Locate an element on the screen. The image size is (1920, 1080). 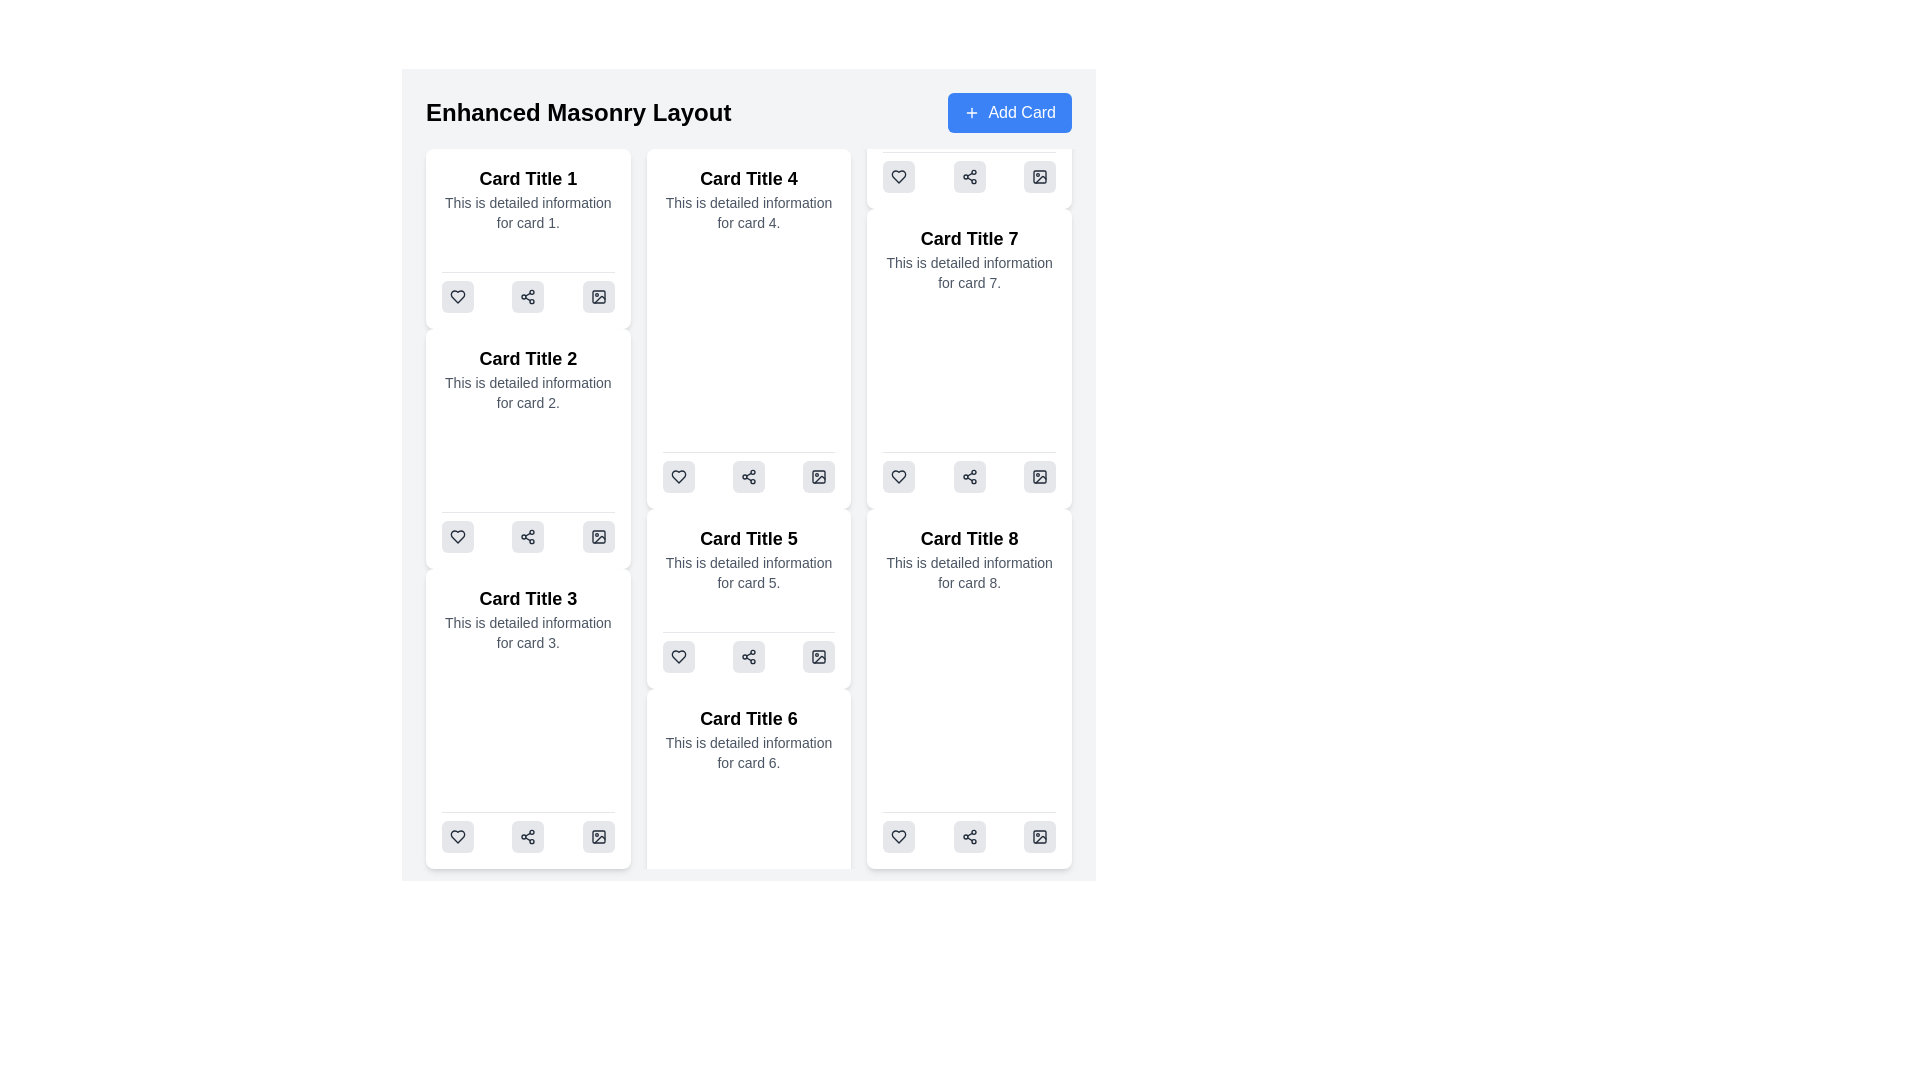
the second button with an icon (sharing symbol) at the bottom of 'Card Title 3' is located at coordinates (528, 535).